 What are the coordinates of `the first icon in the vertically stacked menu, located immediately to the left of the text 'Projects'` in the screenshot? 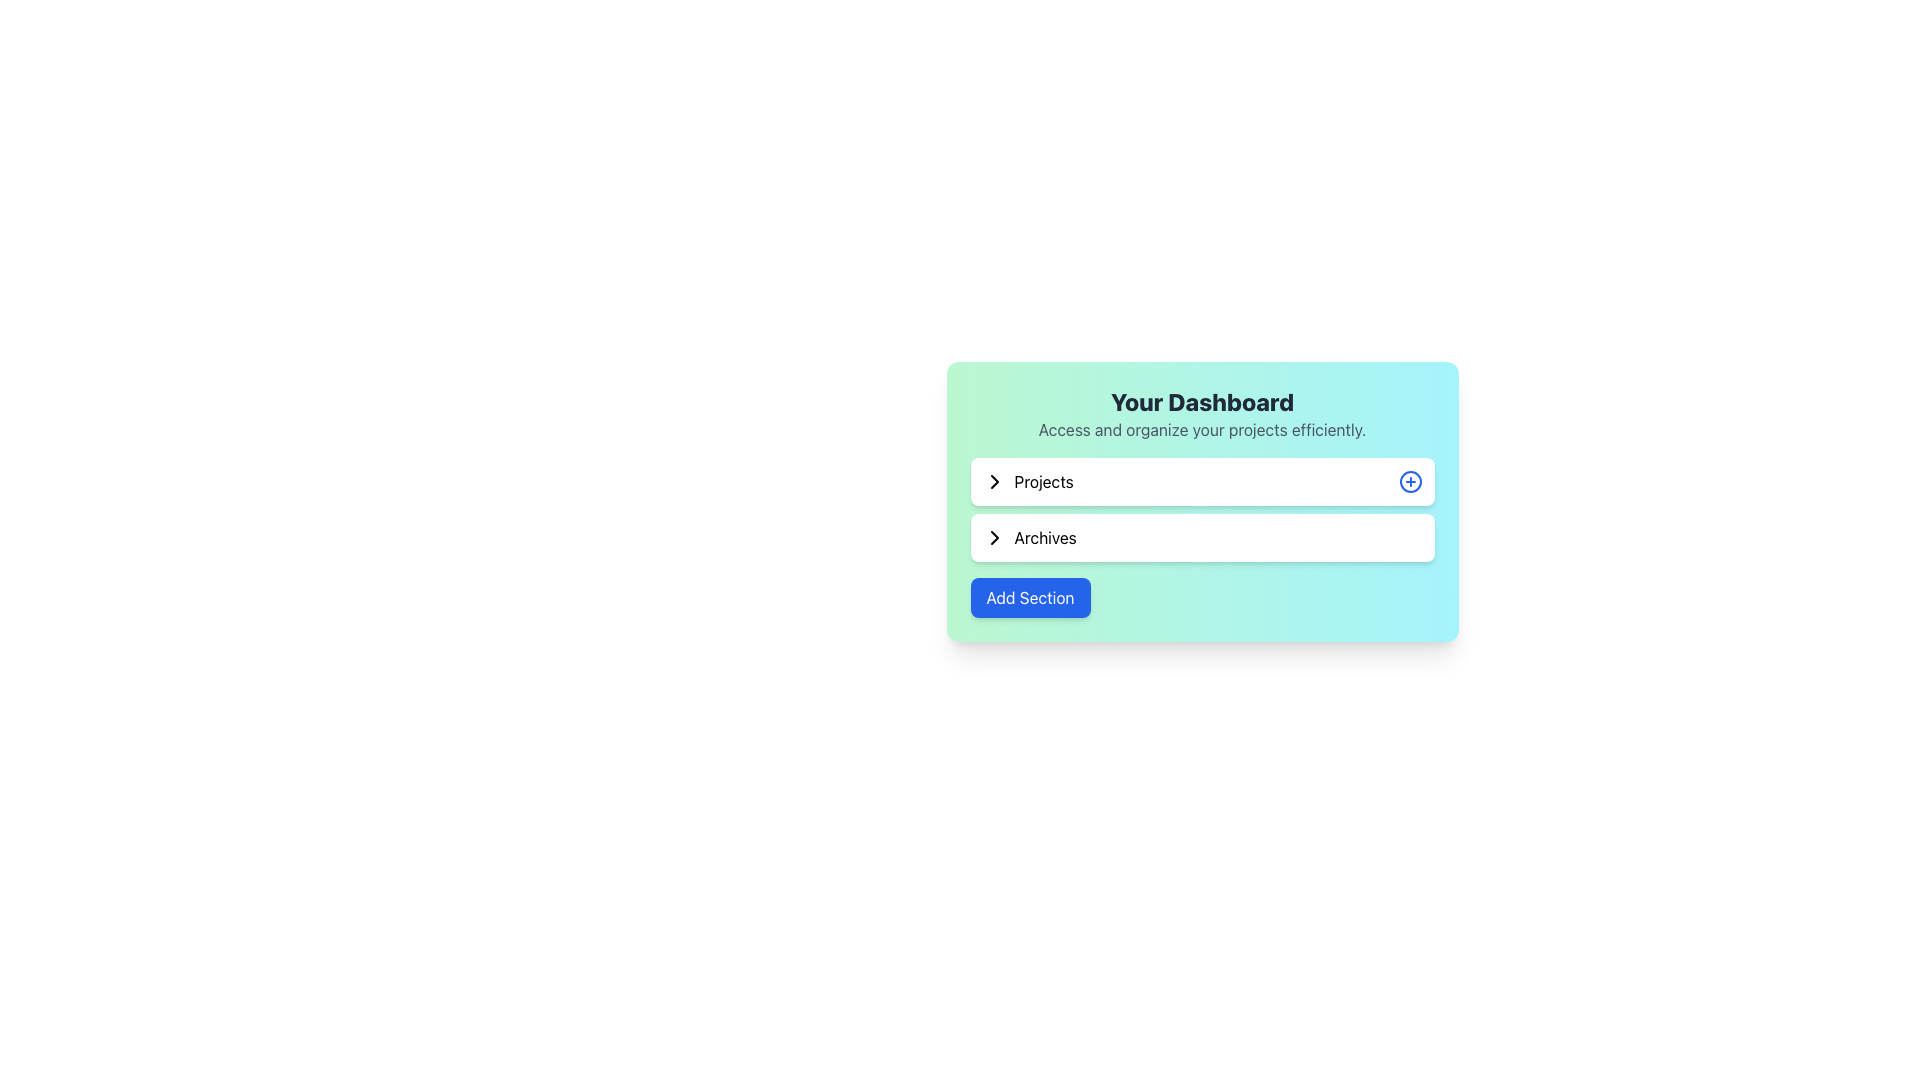 It's located at (994, 482).